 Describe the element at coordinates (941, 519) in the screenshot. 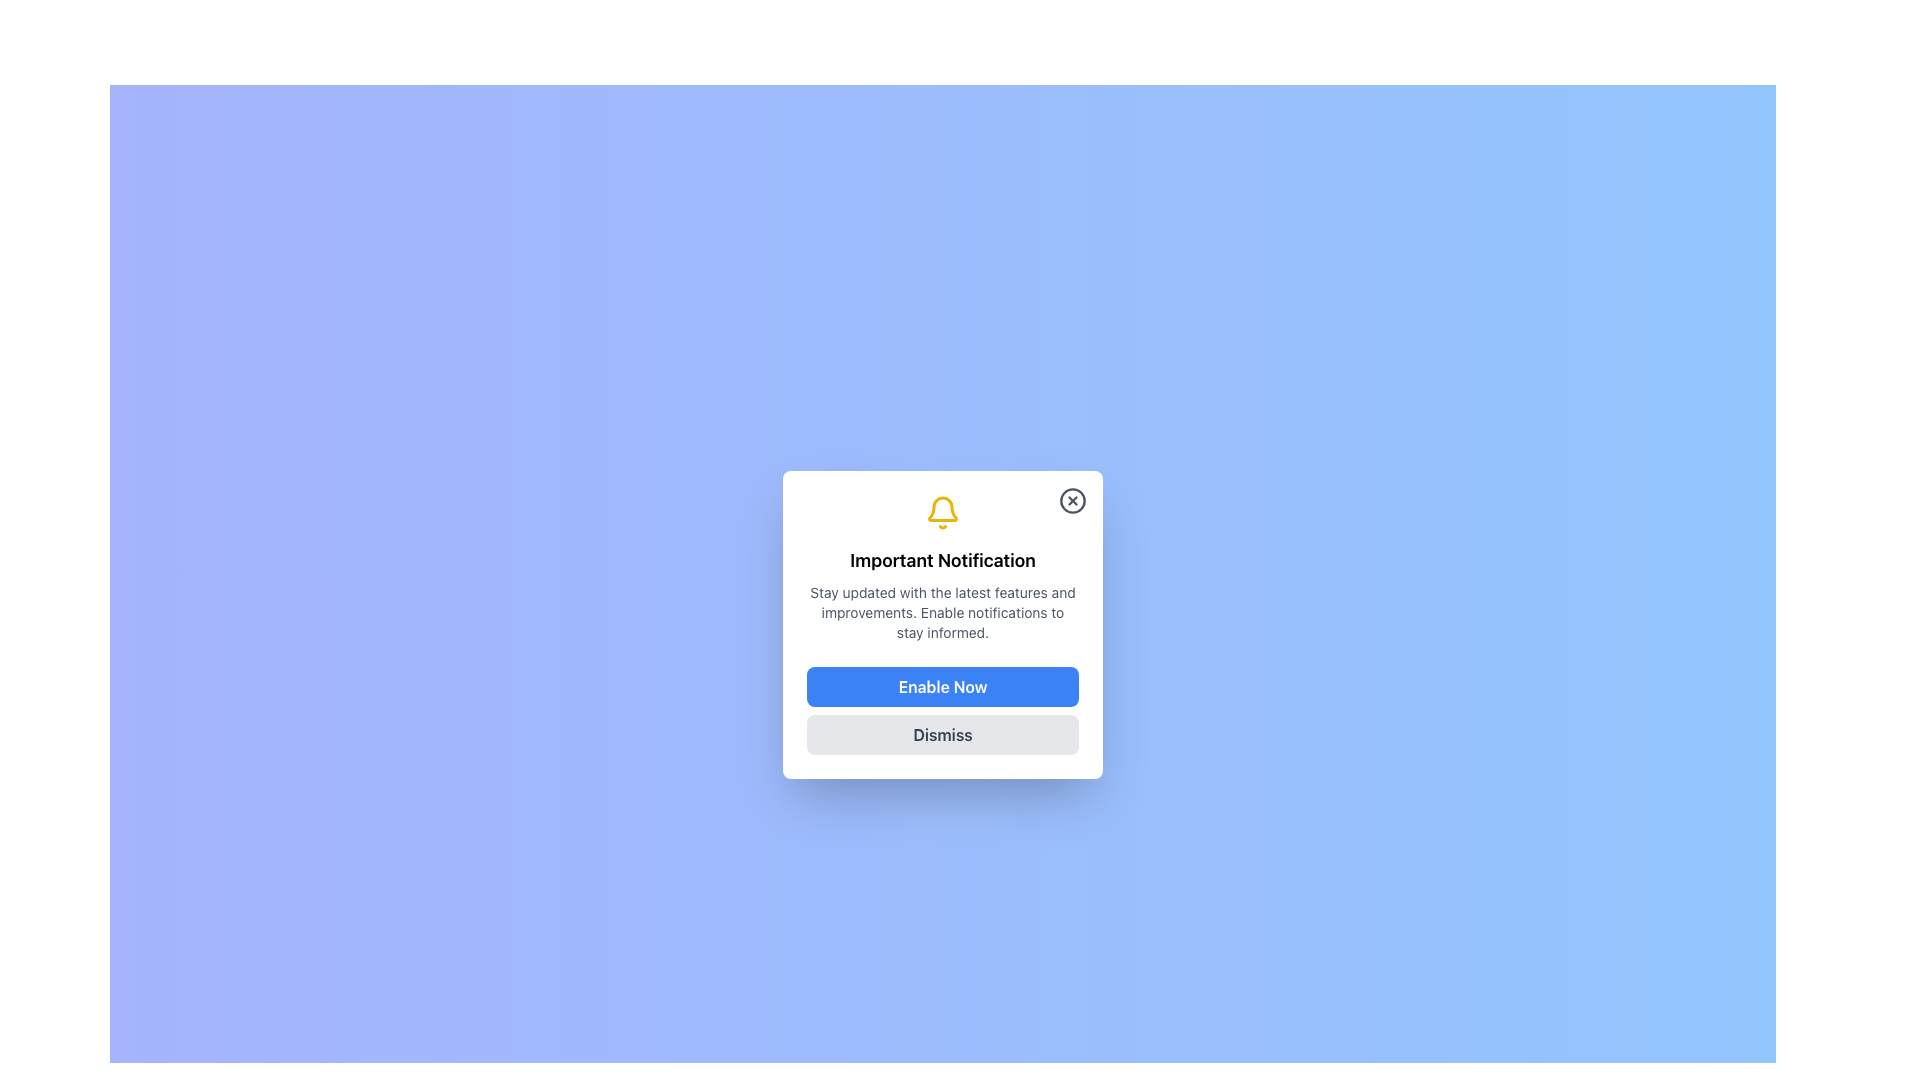

I see `the decorative bell icon with a yellow outline style, located prominently above the text 'Important Notification' in the notification dialog box` at that location.